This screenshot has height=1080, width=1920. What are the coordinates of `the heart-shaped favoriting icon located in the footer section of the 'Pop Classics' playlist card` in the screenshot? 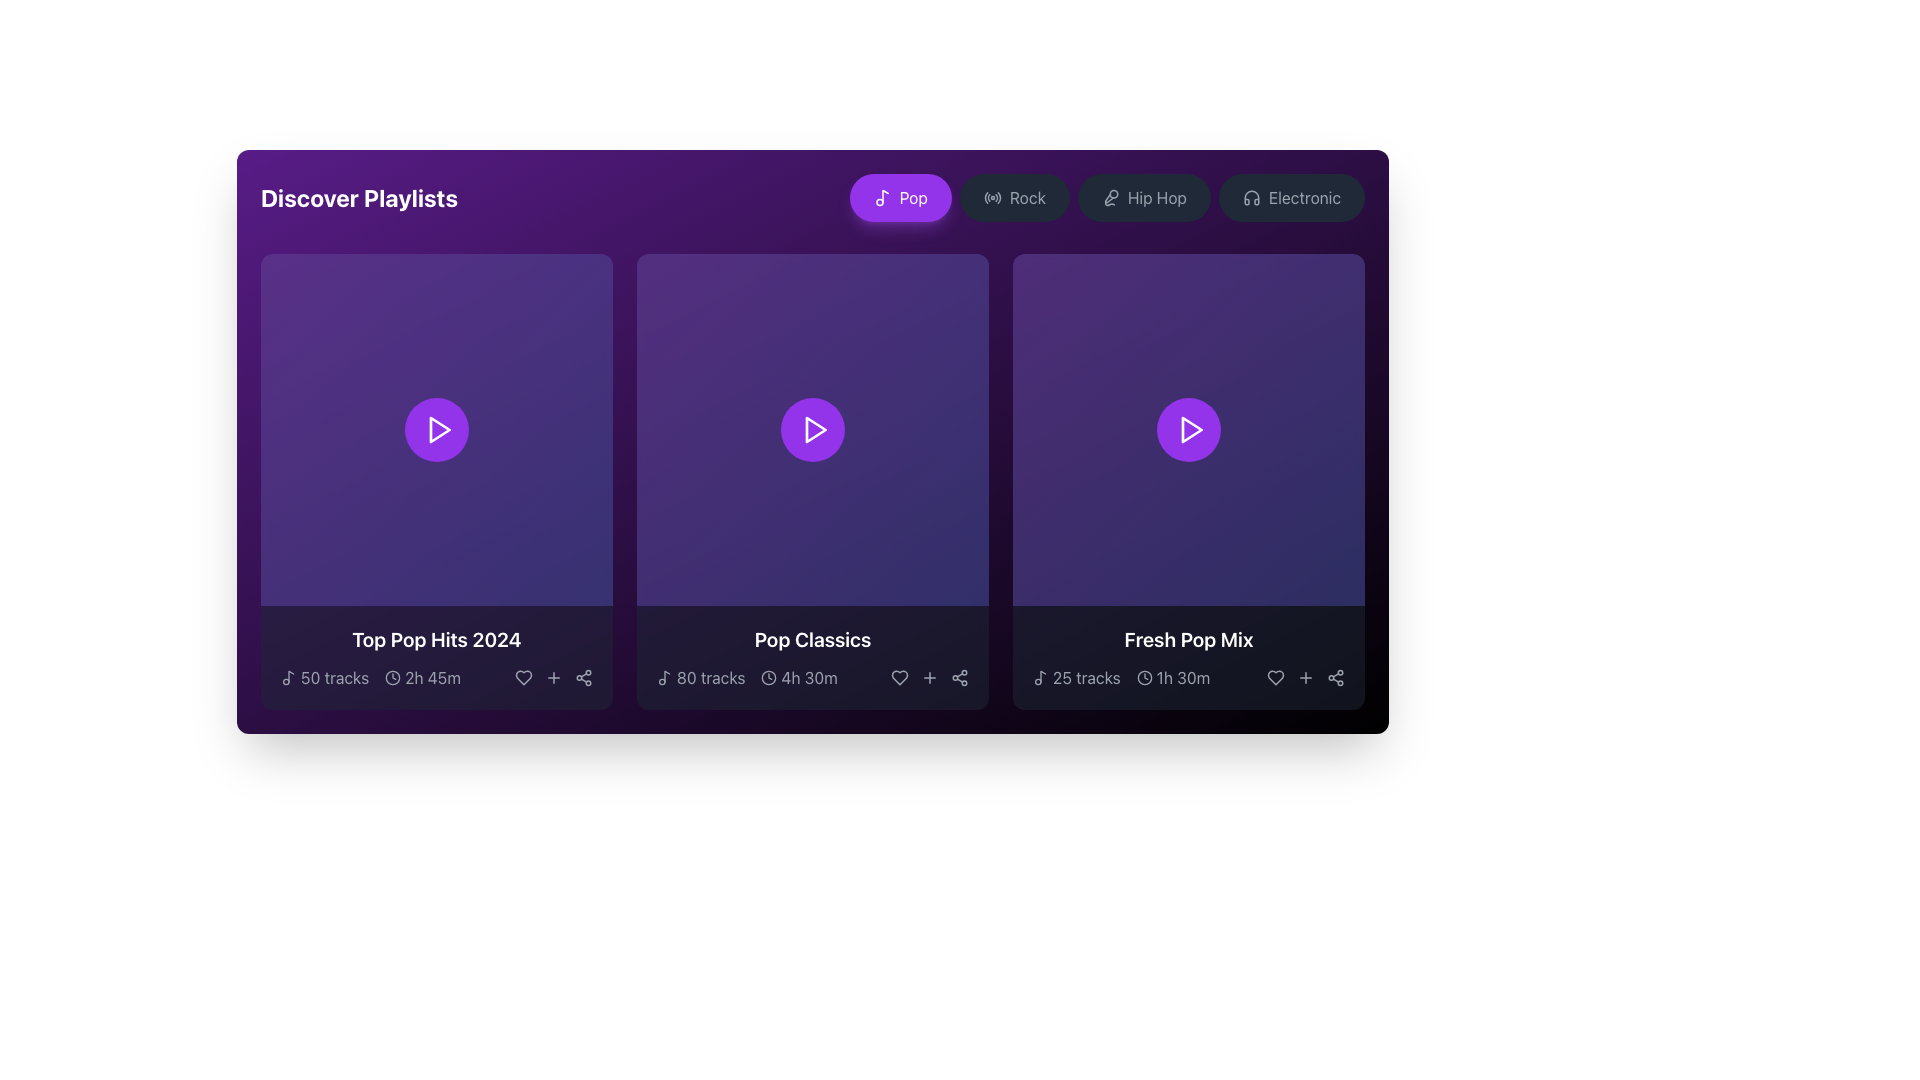 It's located at (899, 677).